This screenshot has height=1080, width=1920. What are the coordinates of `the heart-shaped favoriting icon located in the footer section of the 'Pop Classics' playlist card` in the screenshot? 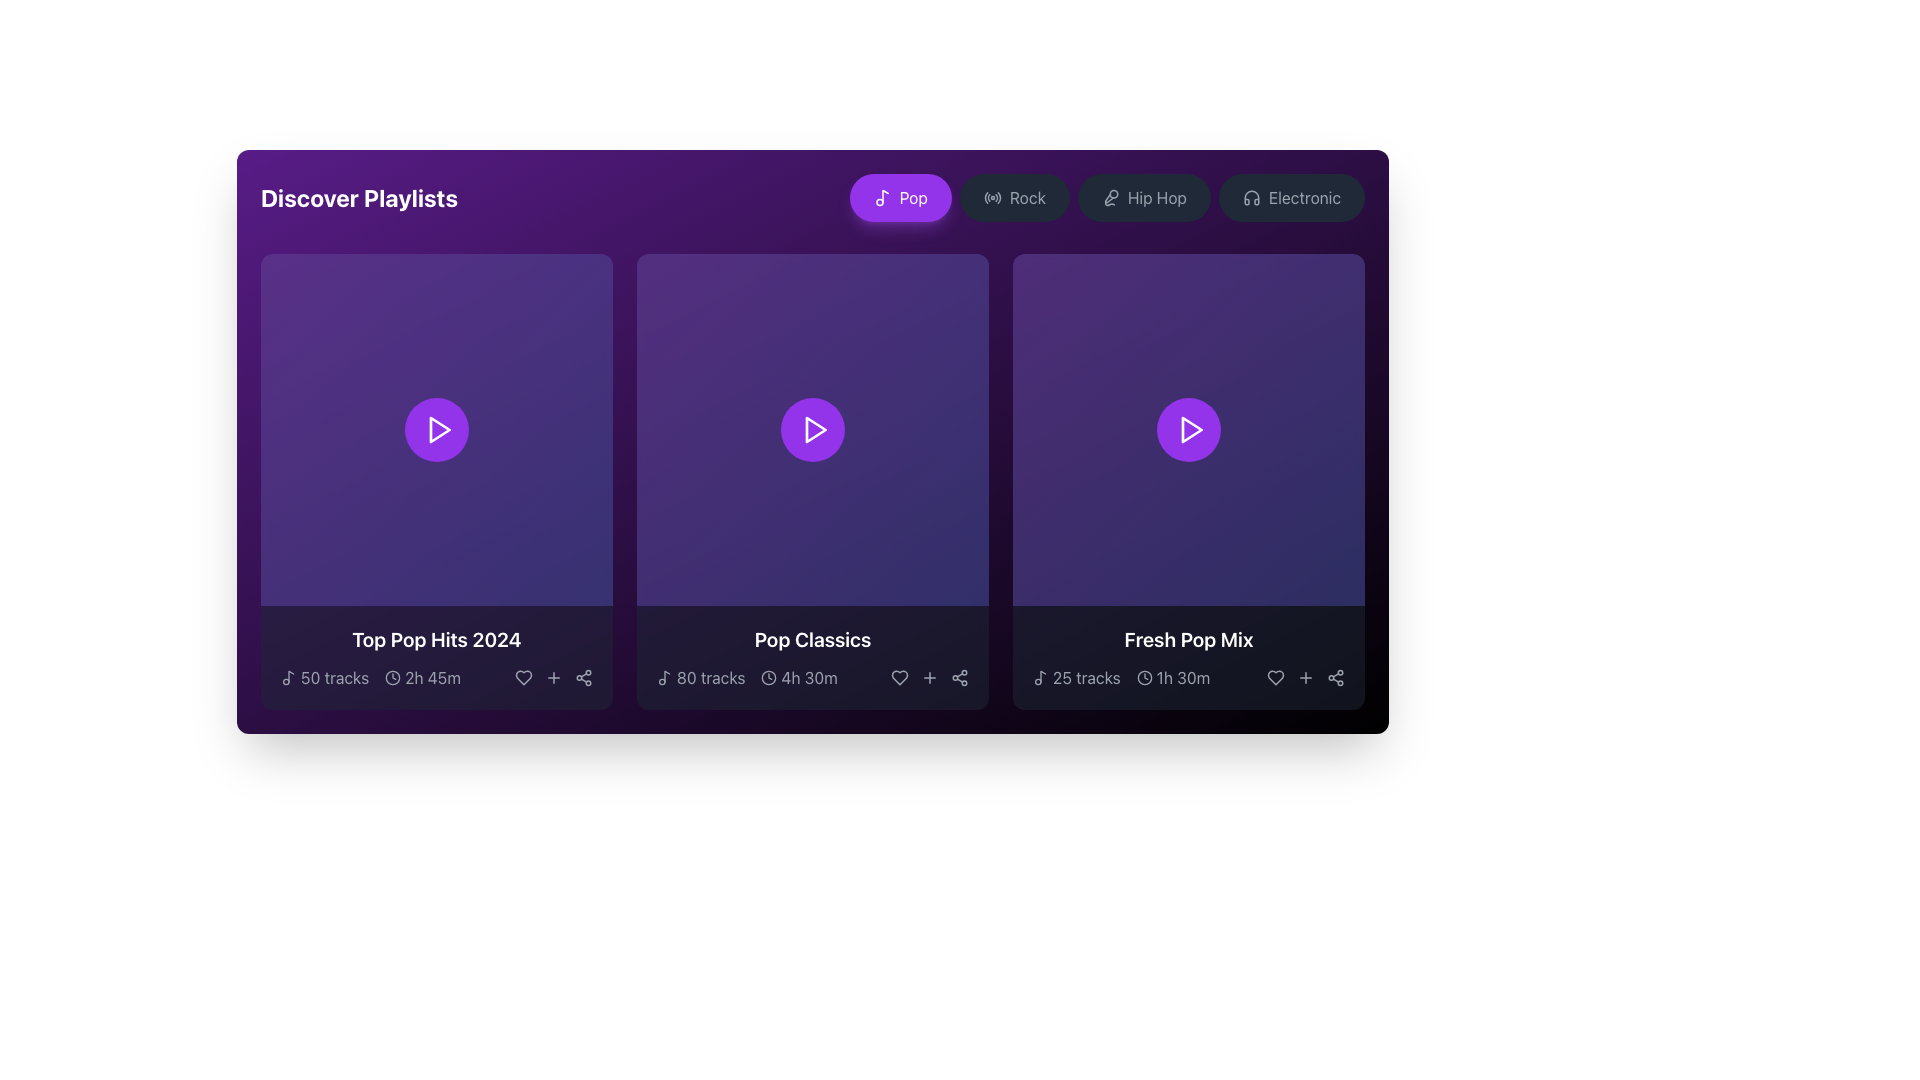 It's located at (899, 677).